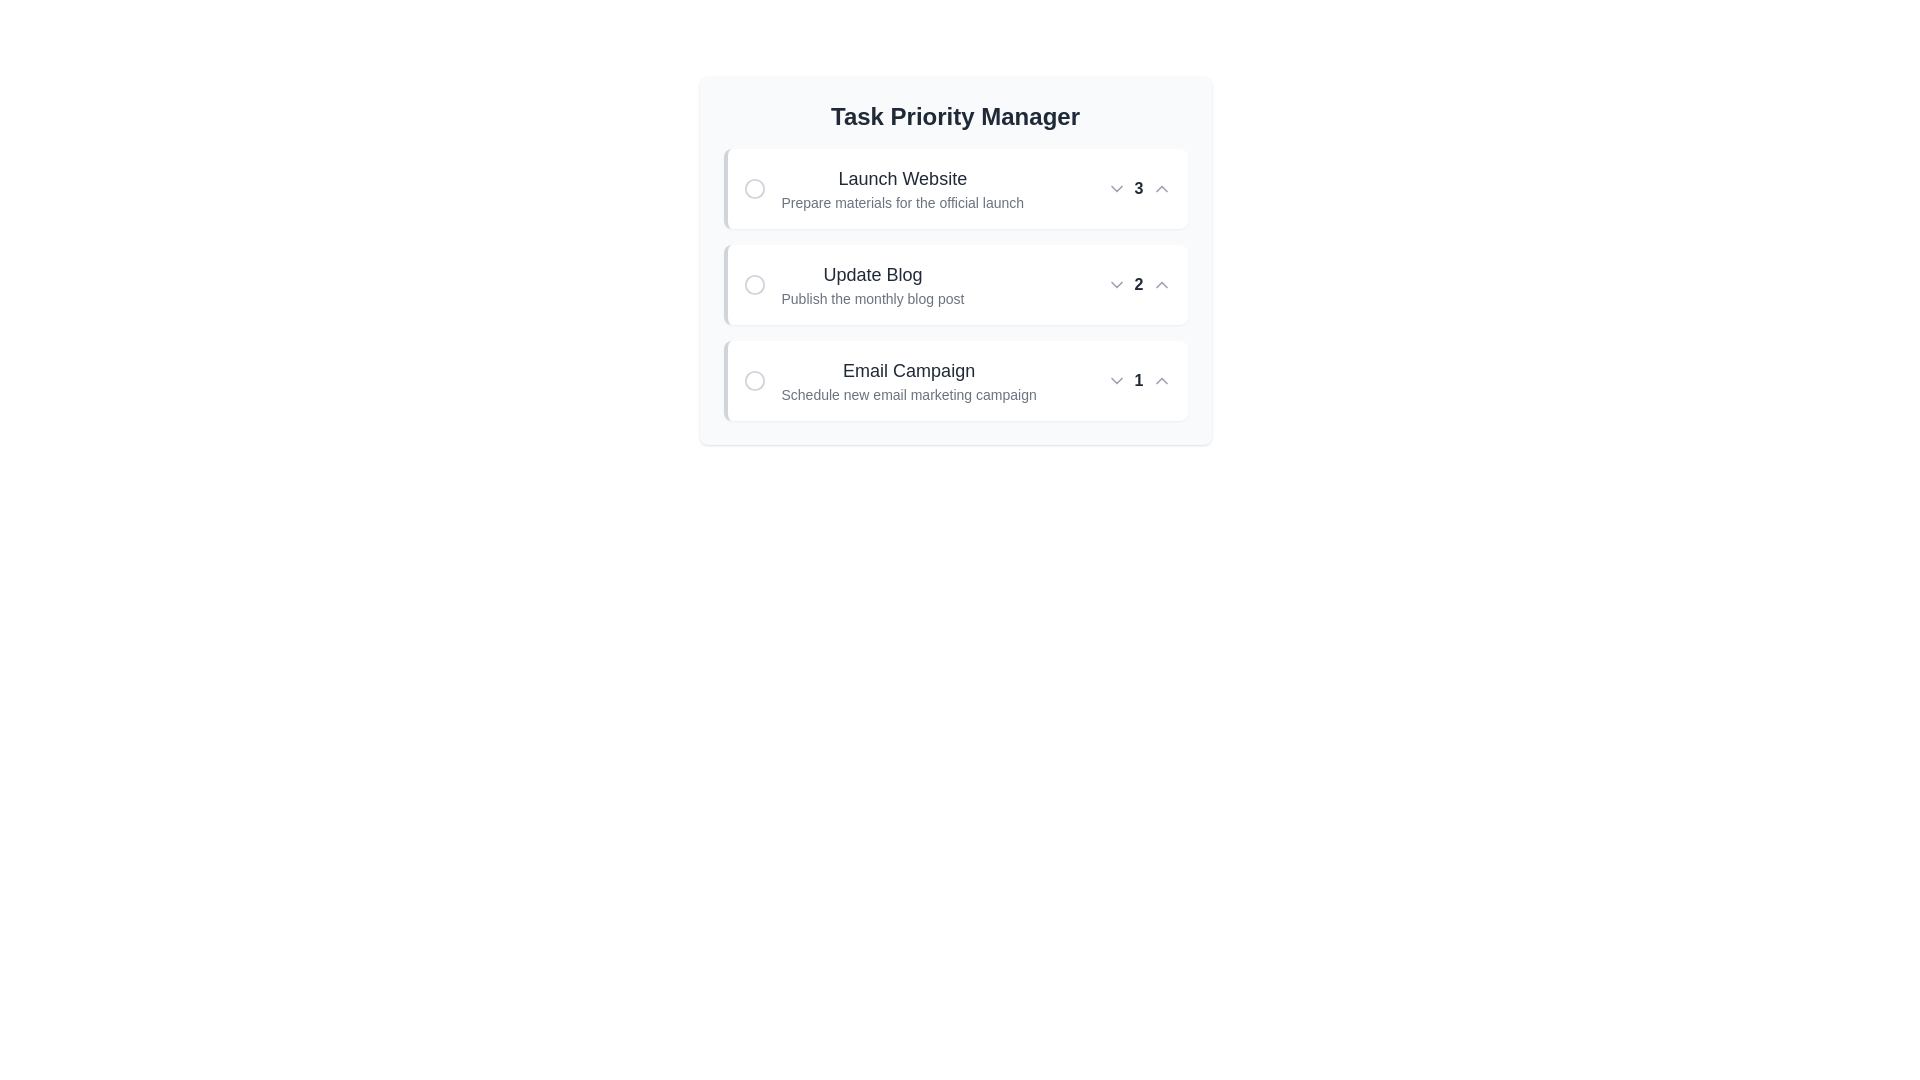 This screenshot has height=1080, width=1920. I want to click on the checkbox, so click(753, 189).